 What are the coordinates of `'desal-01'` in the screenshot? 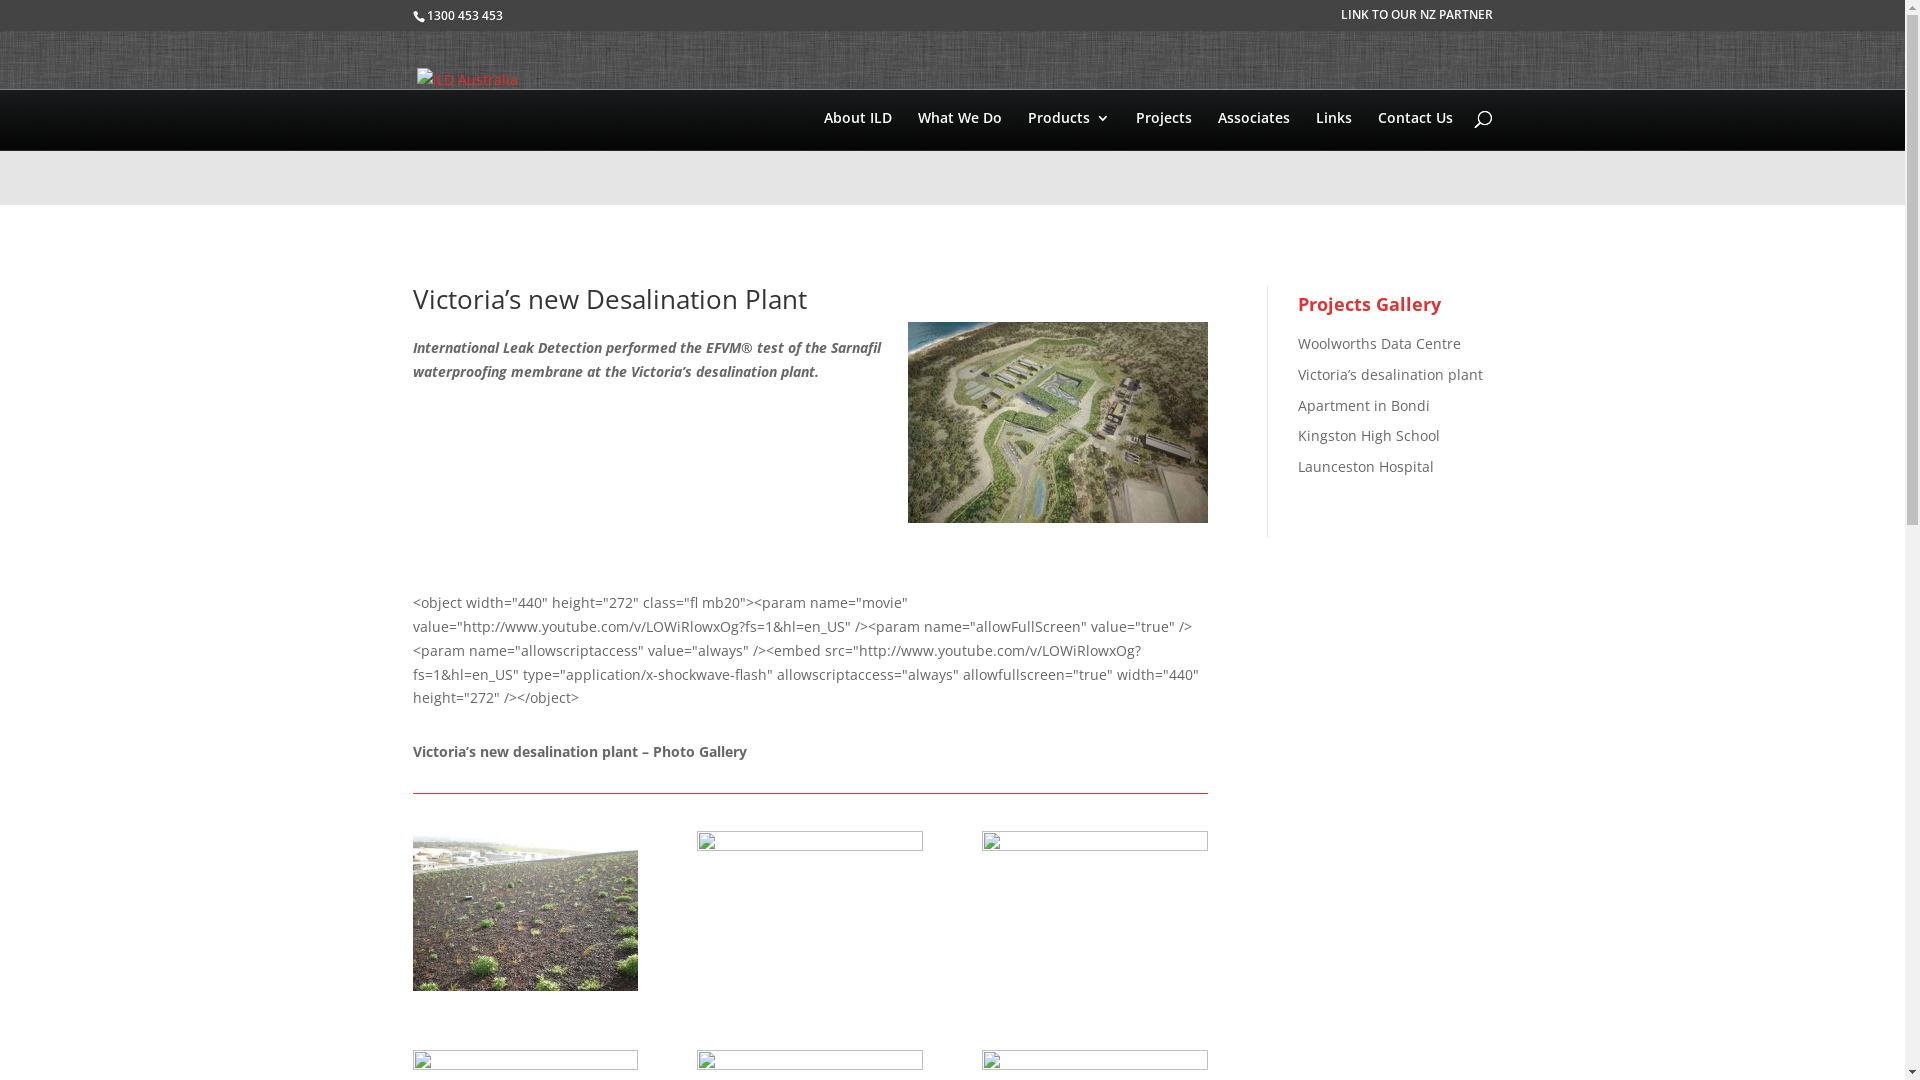 It's located at (809, 990).